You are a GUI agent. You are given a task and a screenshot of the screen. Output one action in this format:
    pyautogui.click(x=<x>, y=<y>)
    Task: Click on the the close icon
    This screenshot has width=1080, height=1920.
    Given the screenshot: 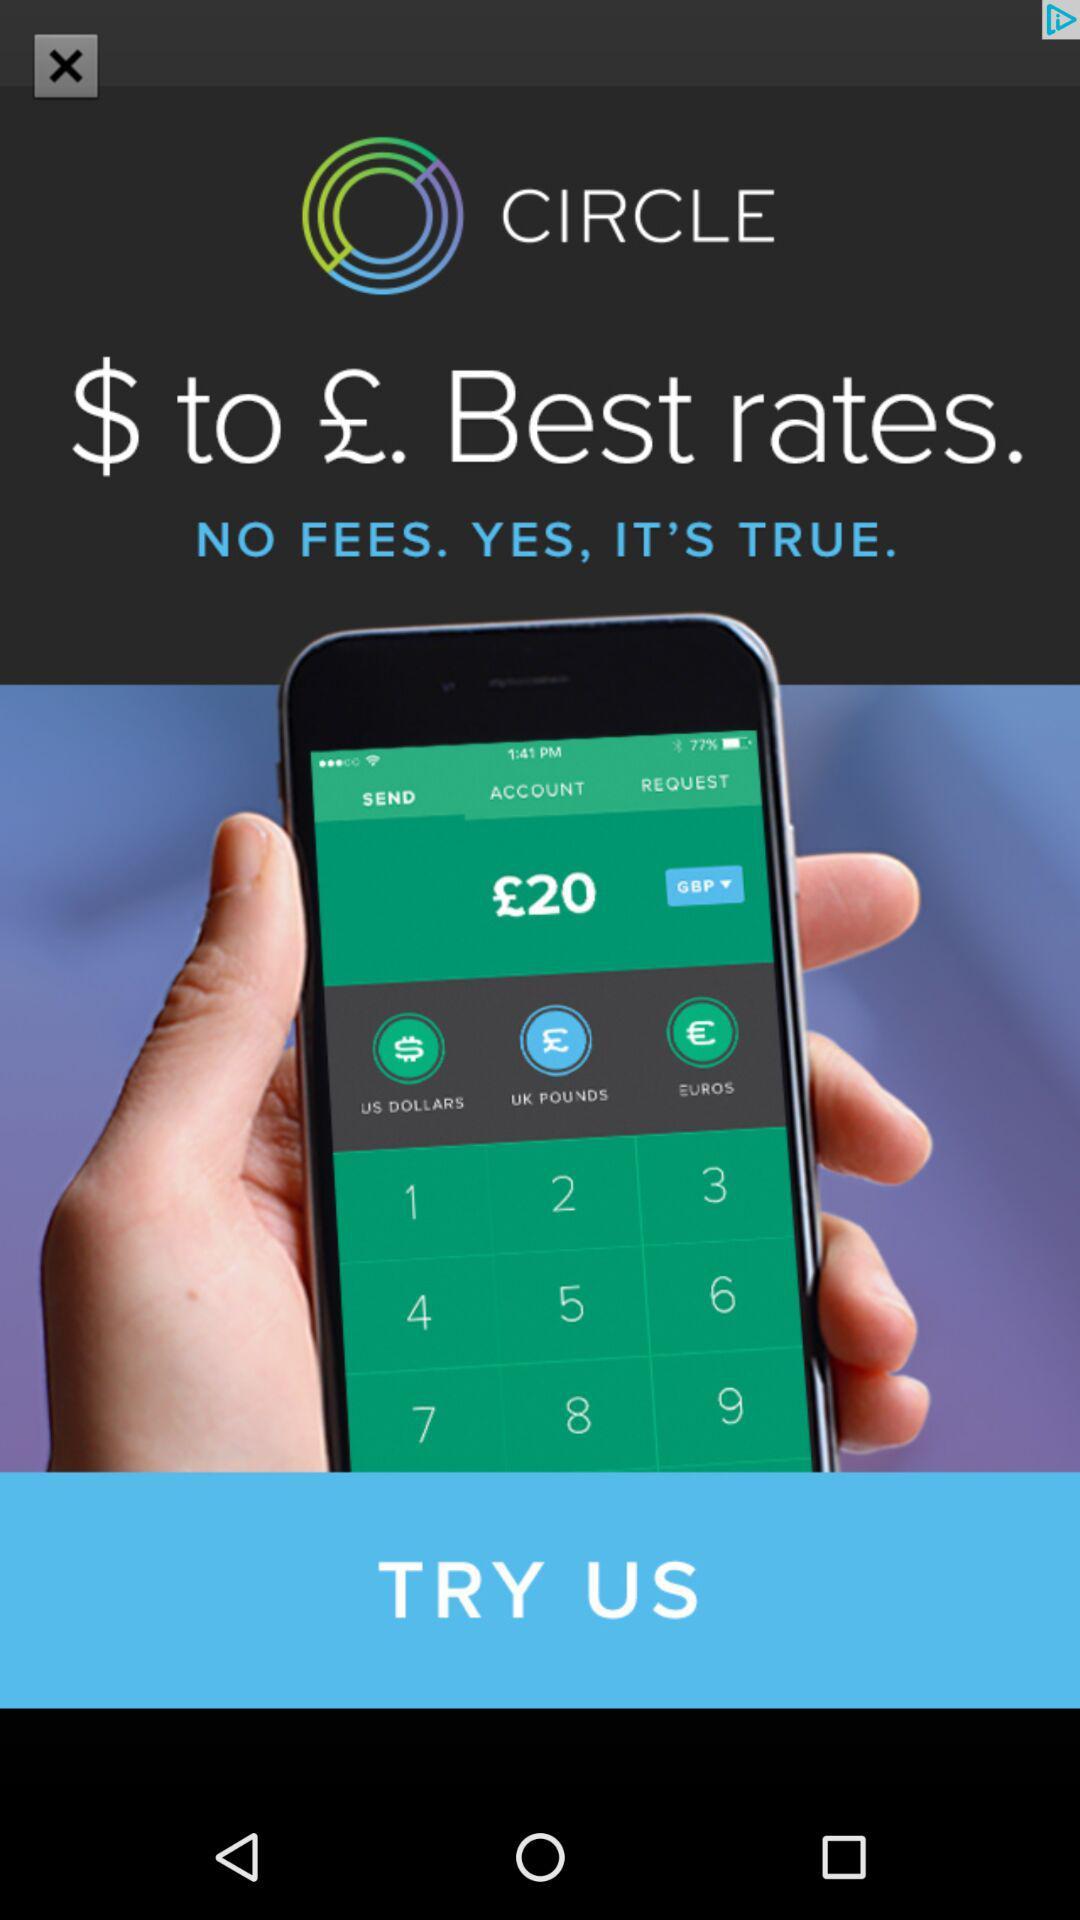 What is the action you would take?
    pyautogui.click(x=64, y=70)
    